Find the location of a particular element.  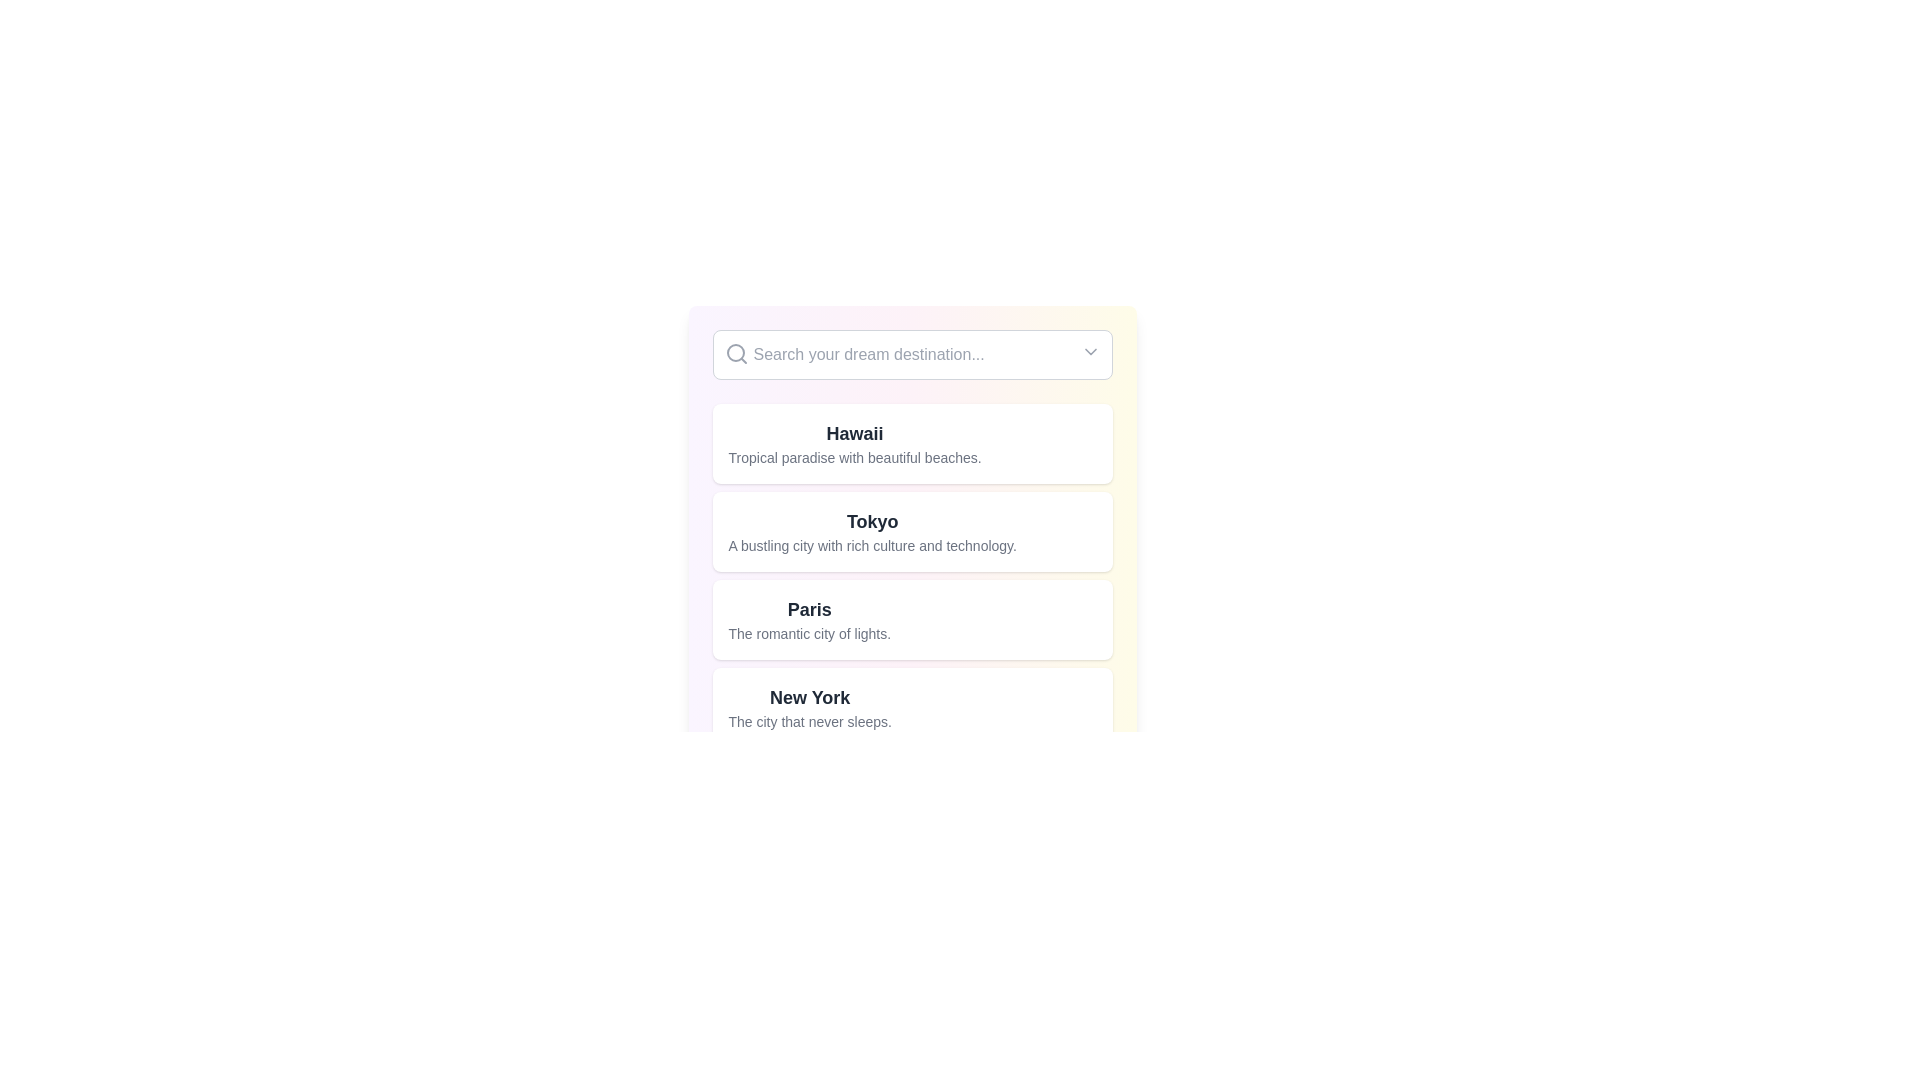

the informational item card for 'Paris', which is the third item in a vertical list of destination cards is located at coordinates (809, 619).